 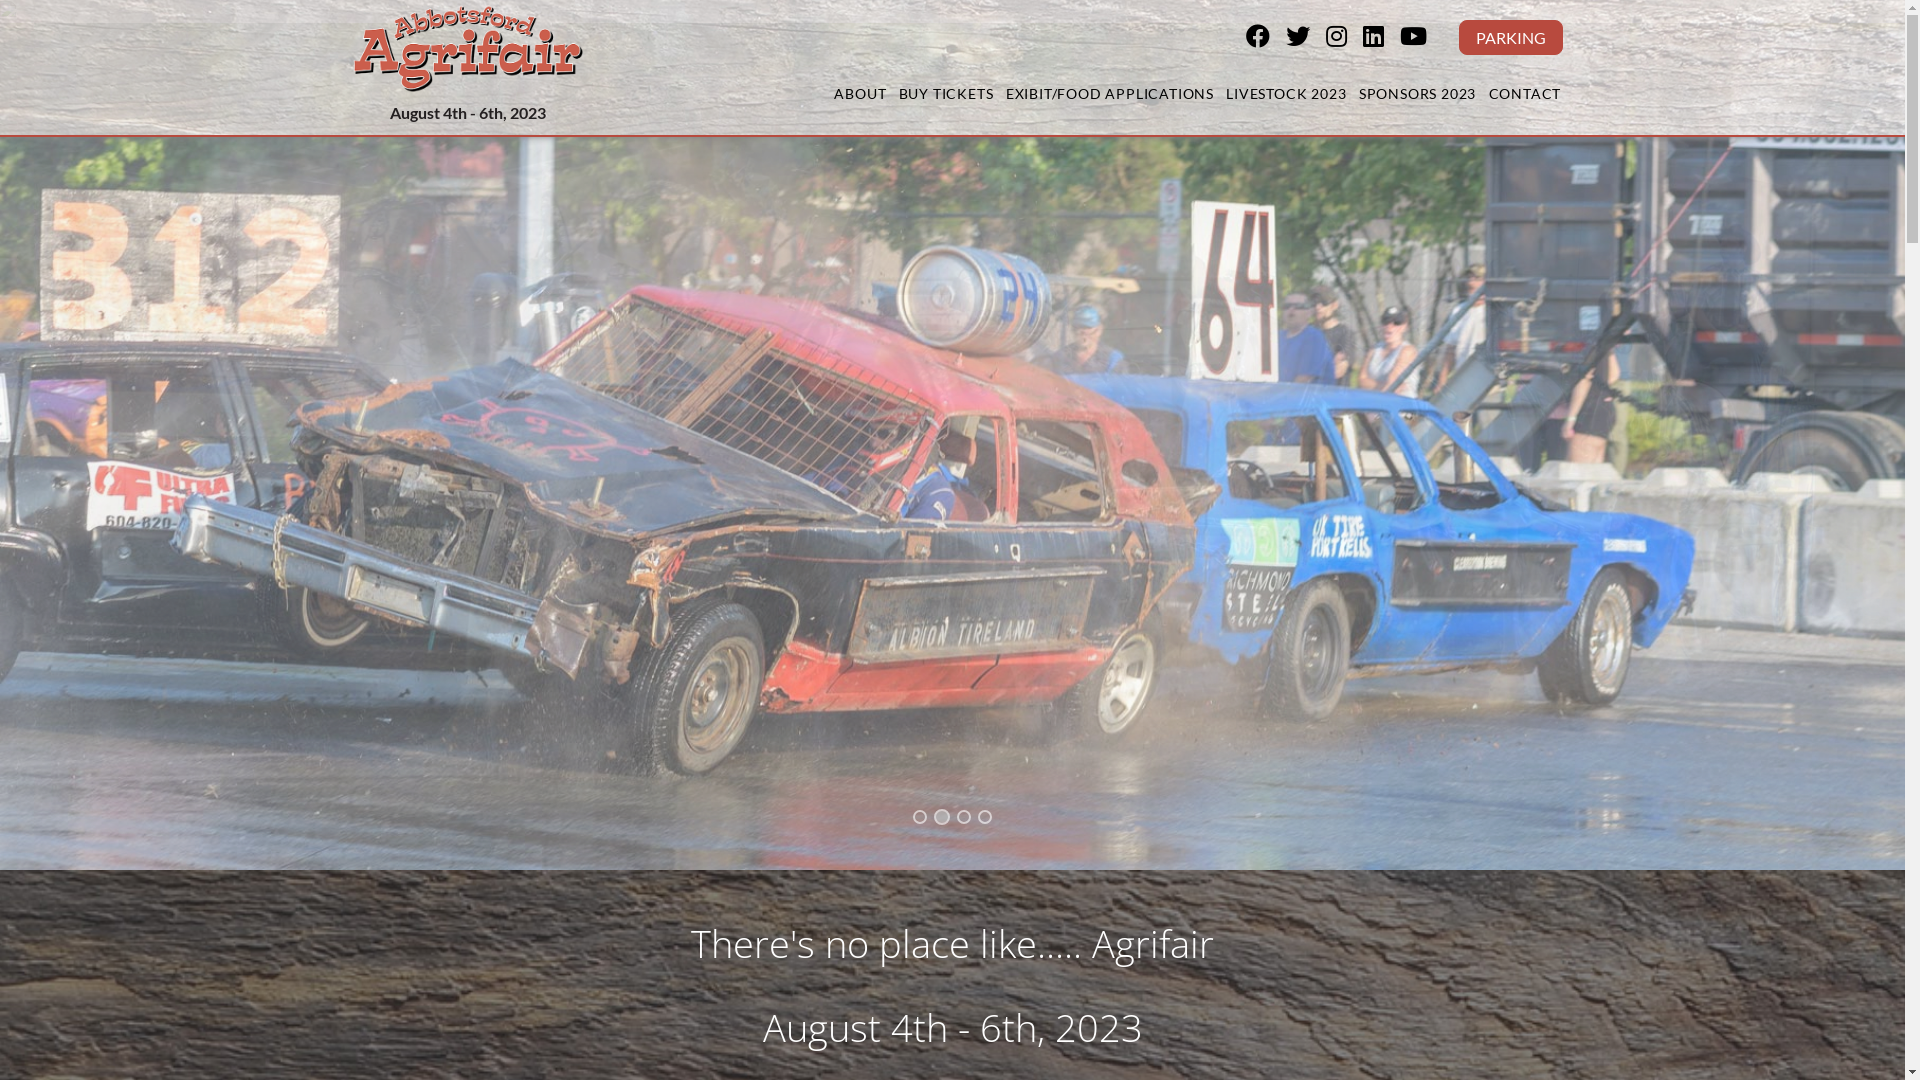 What do you see at coordinates (1286, 95) in the screenshot?
I see `'LIVESTOCK 2023'` at bounding box center [1286, 95].